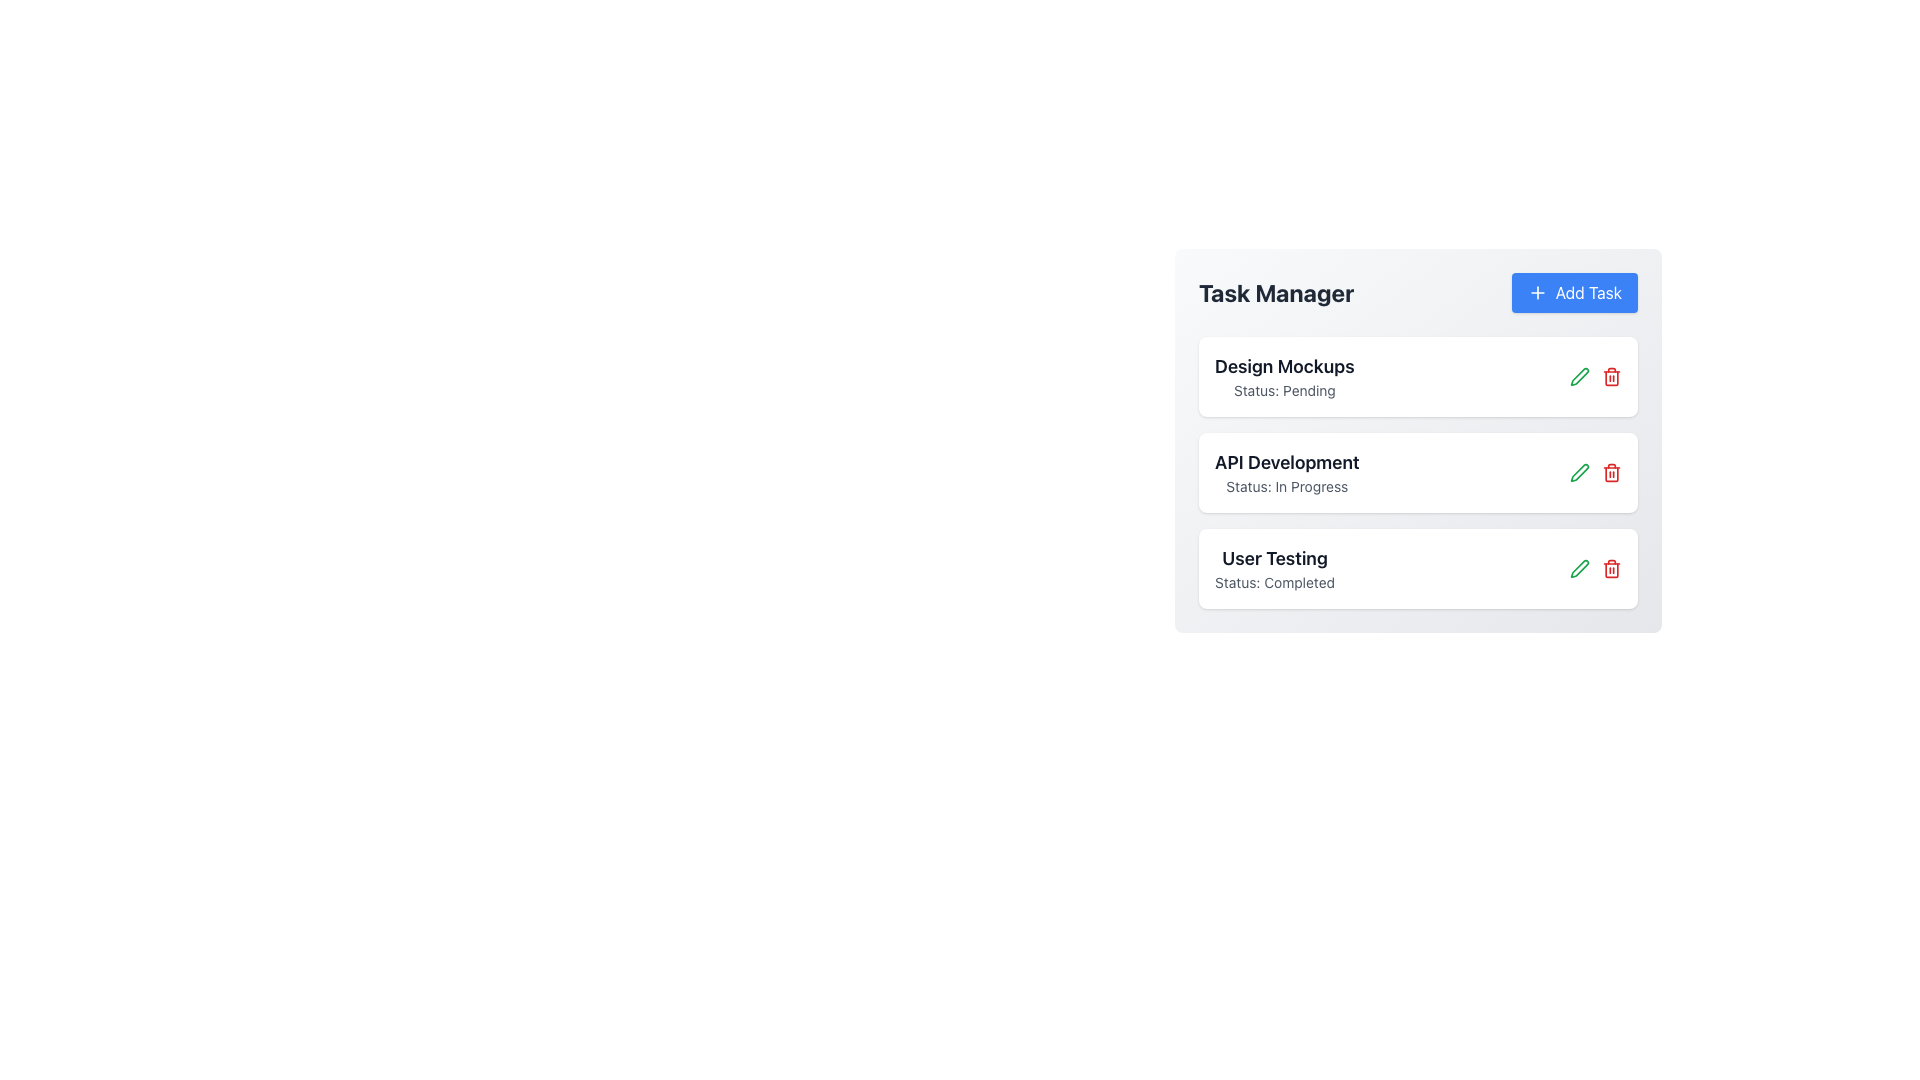 The width and height of the screenshot is (1920, 1080). What do you see at coordinates (1612, 474) in the screenshot?
I see `the trash icon element located to the right of the text 'API Development', which is the second trash icon in the list` at bounding box center [1612, 474].